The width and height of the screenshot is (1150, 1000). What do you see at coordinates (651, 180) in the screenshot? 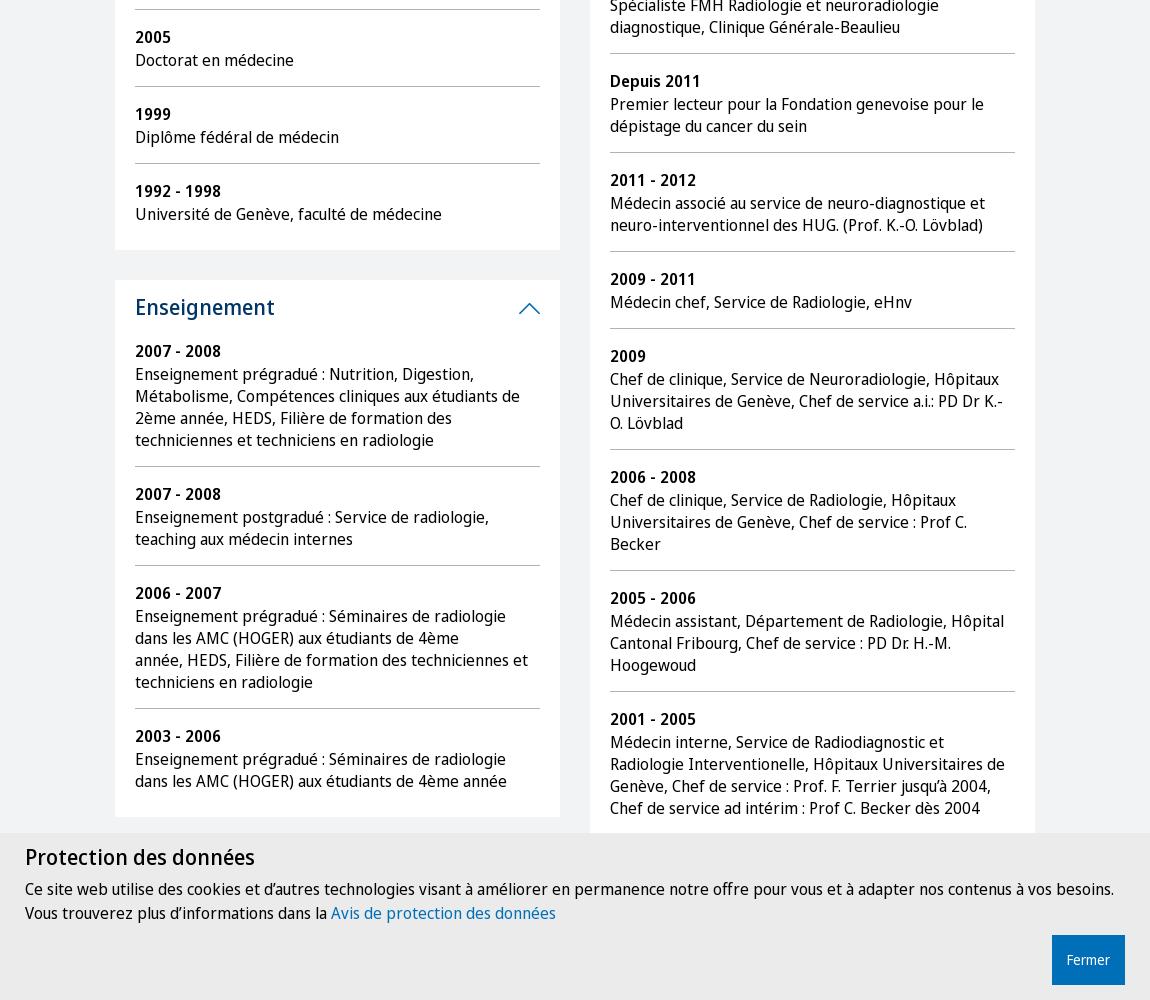
I see `'2011 - 2012'` at bounding box center [651, 180].